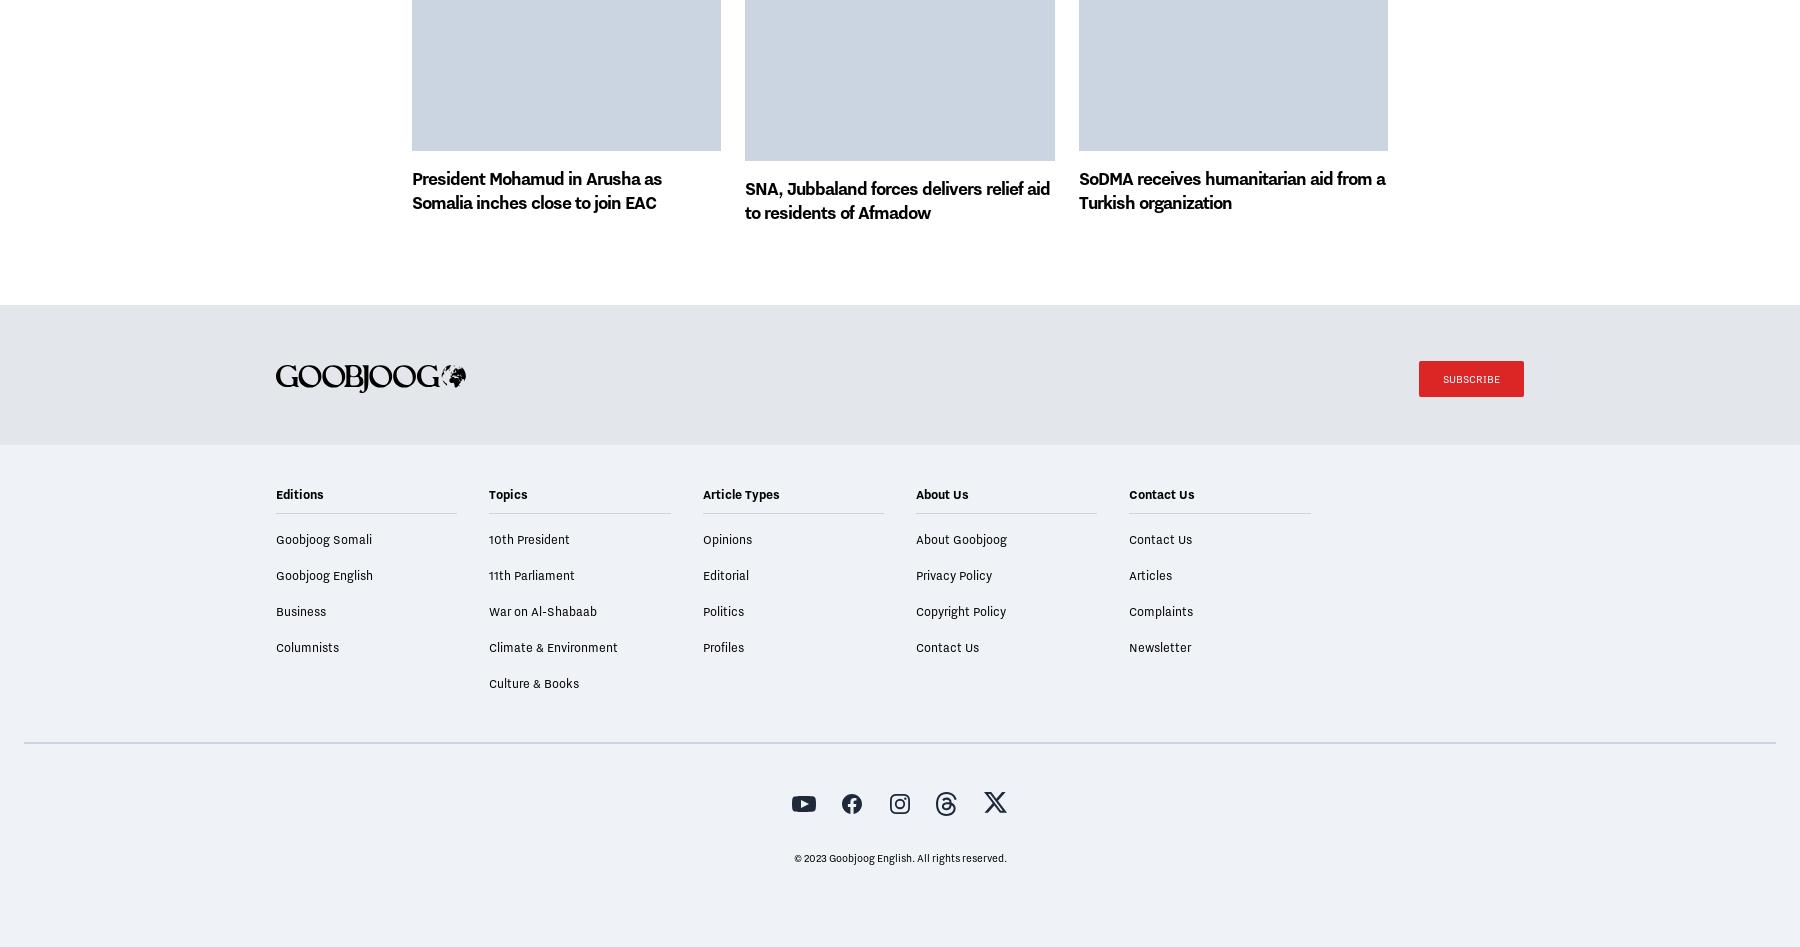  I want to click on 'Climate & Environment', so click(552, 702).